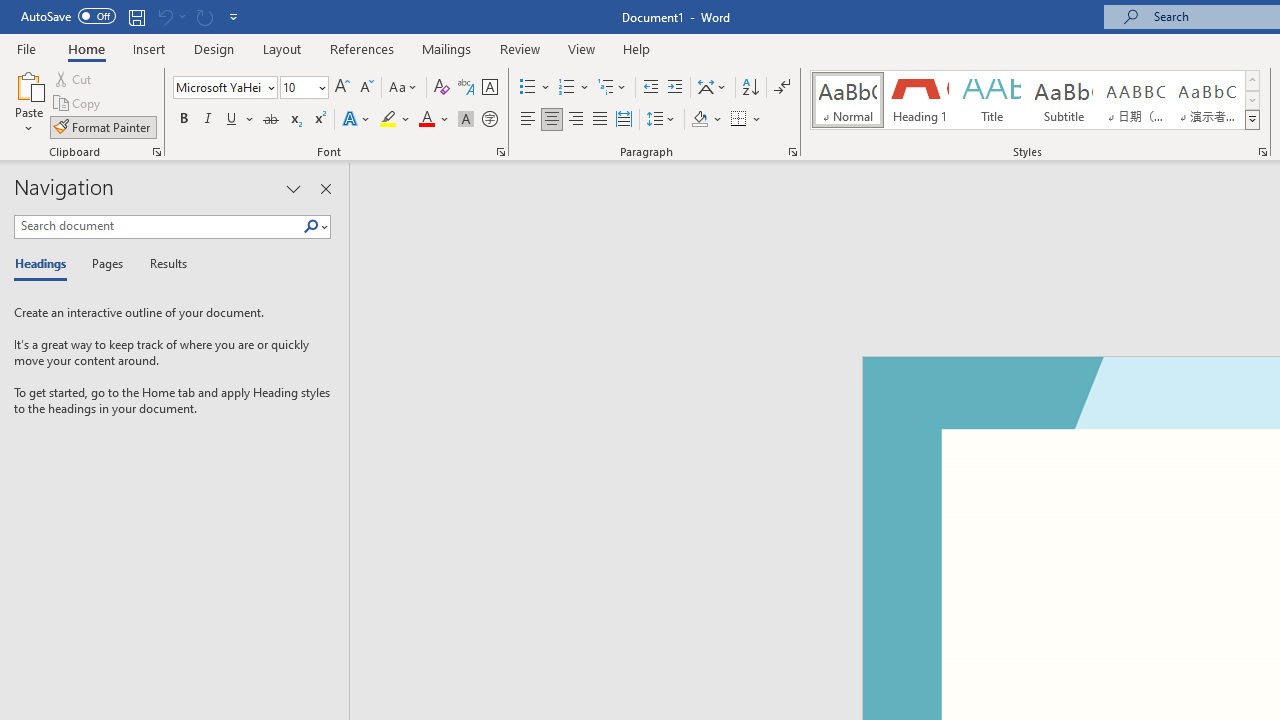 The image size is (1280, 720). What do you see at coordinates (433, 119) in the screenshot?
I see `'Font Color'` at bounding box center [433, 119].